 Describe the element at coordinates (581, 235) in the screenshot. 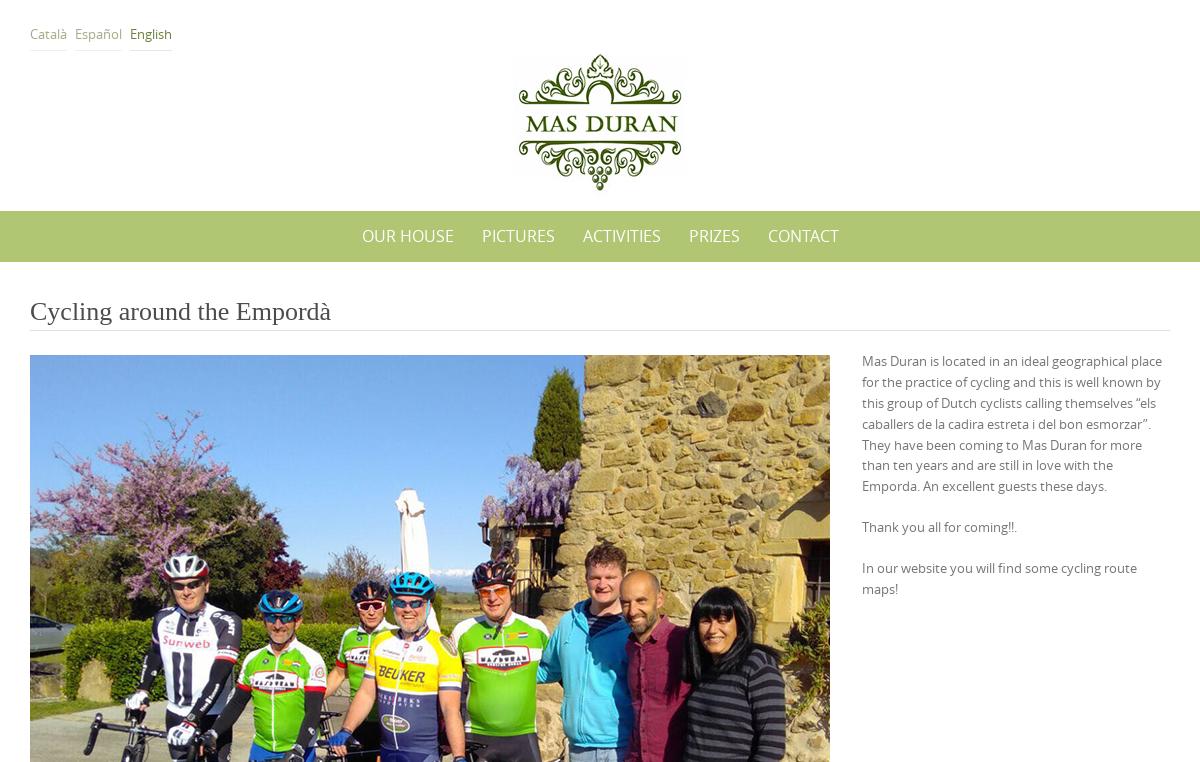

I see `'Activities'` at that location.